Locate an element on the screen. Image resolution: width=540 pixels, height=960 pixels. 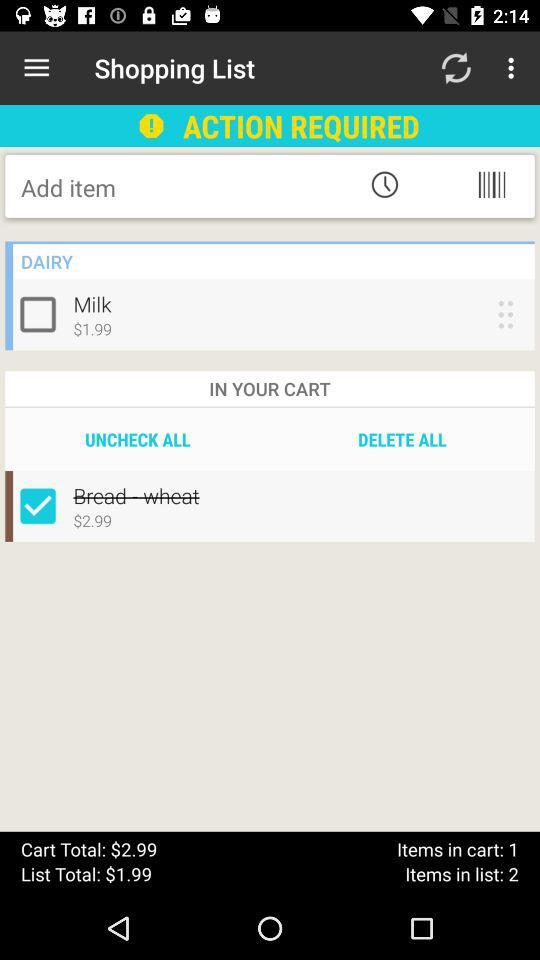
item to the right of the uncheck all item is located at coordinates (402, 439).